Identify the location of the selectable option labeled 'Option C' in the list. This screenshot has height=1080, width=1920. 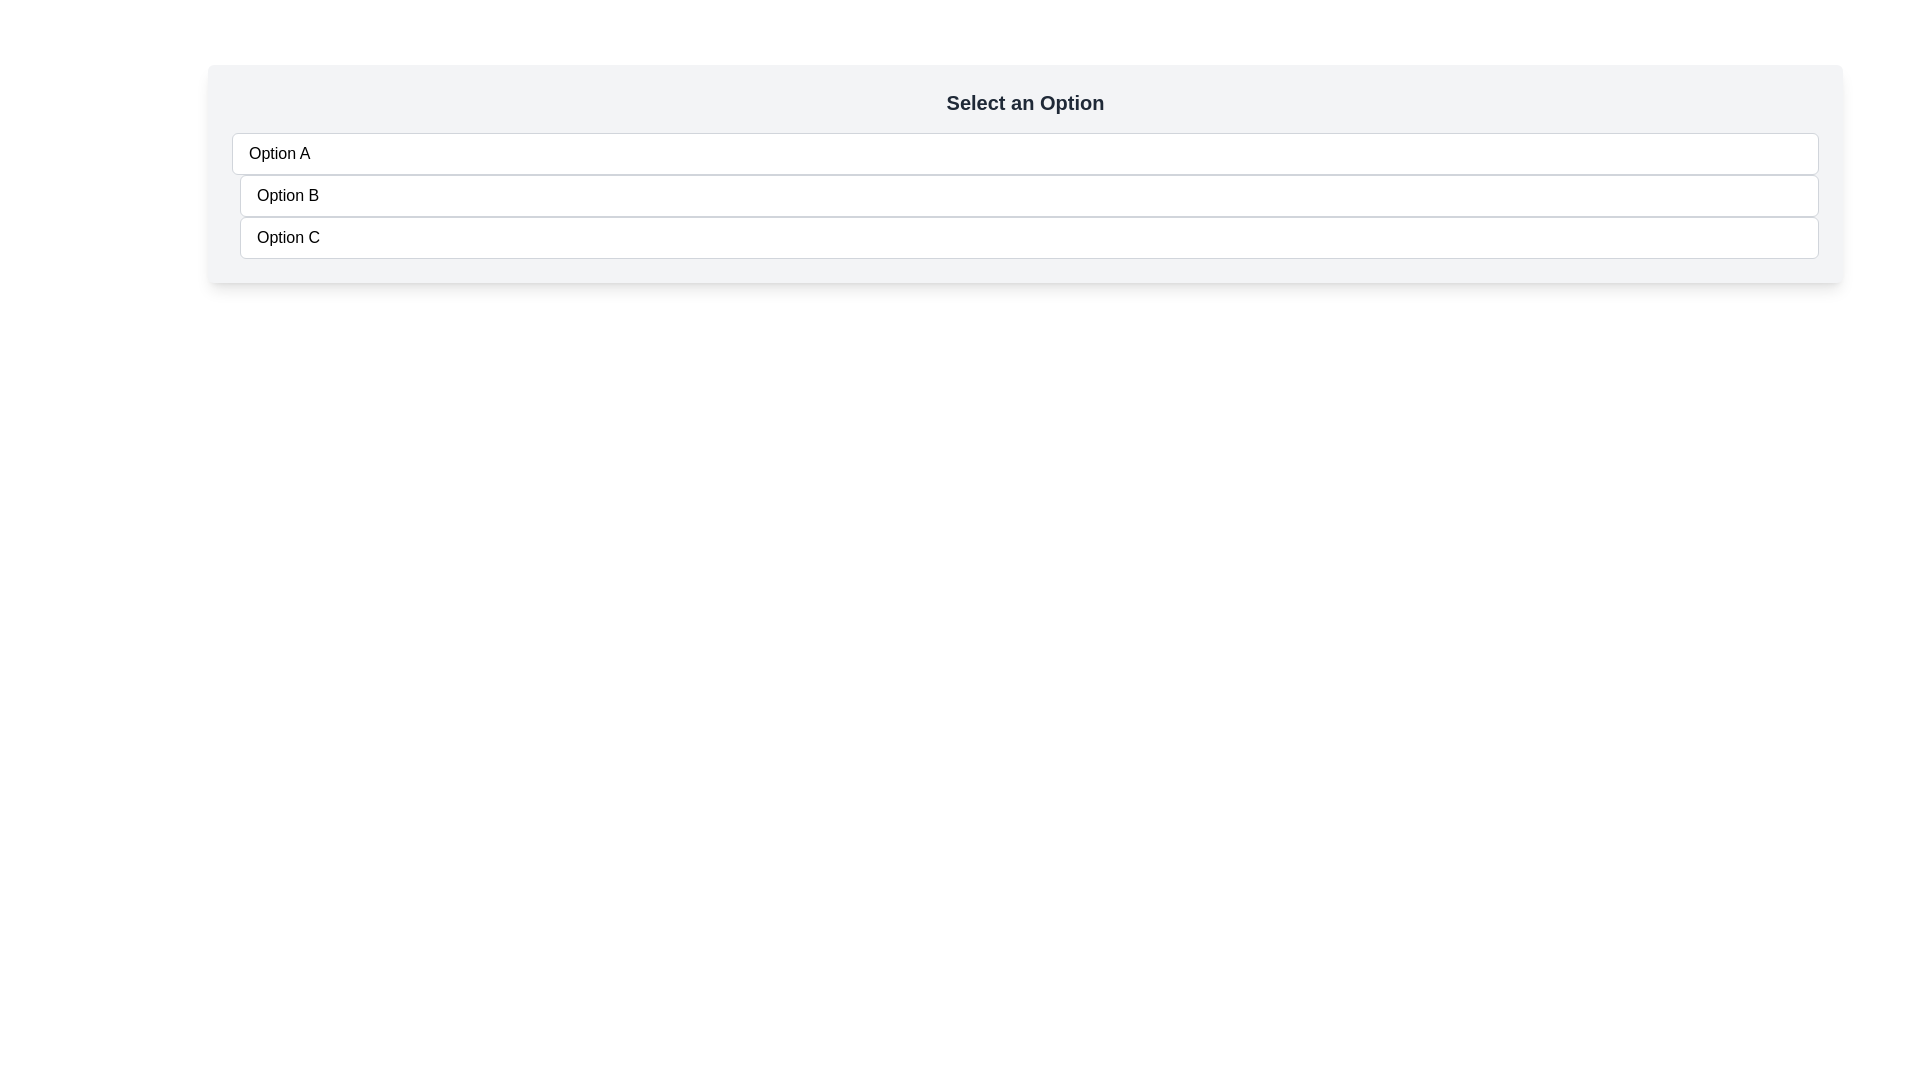
(1029, 237).